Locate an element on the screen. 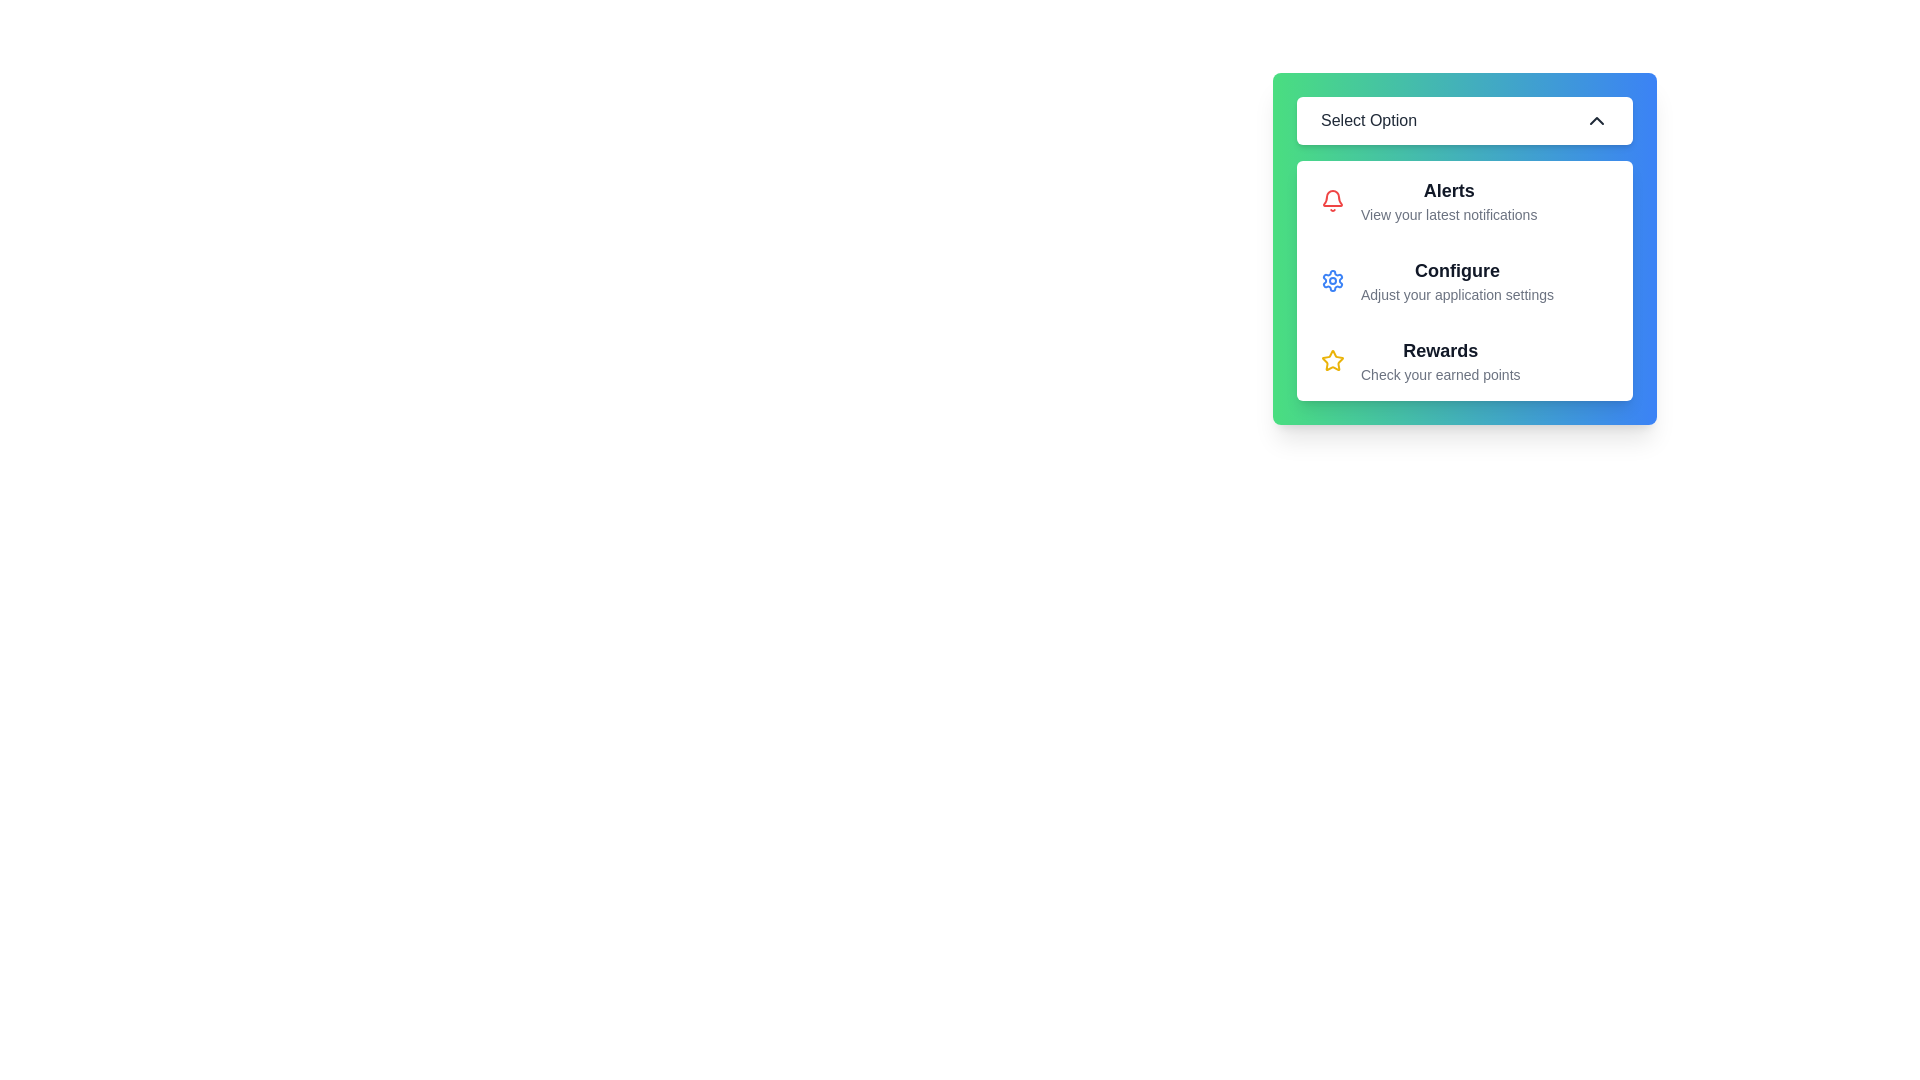 The height and width of the screenshot is (1080, 1920). 'Configure' label, which is prominently styled in bold and larger font, indicating its importance in the settings menu is located at coordinates (1457, 270).